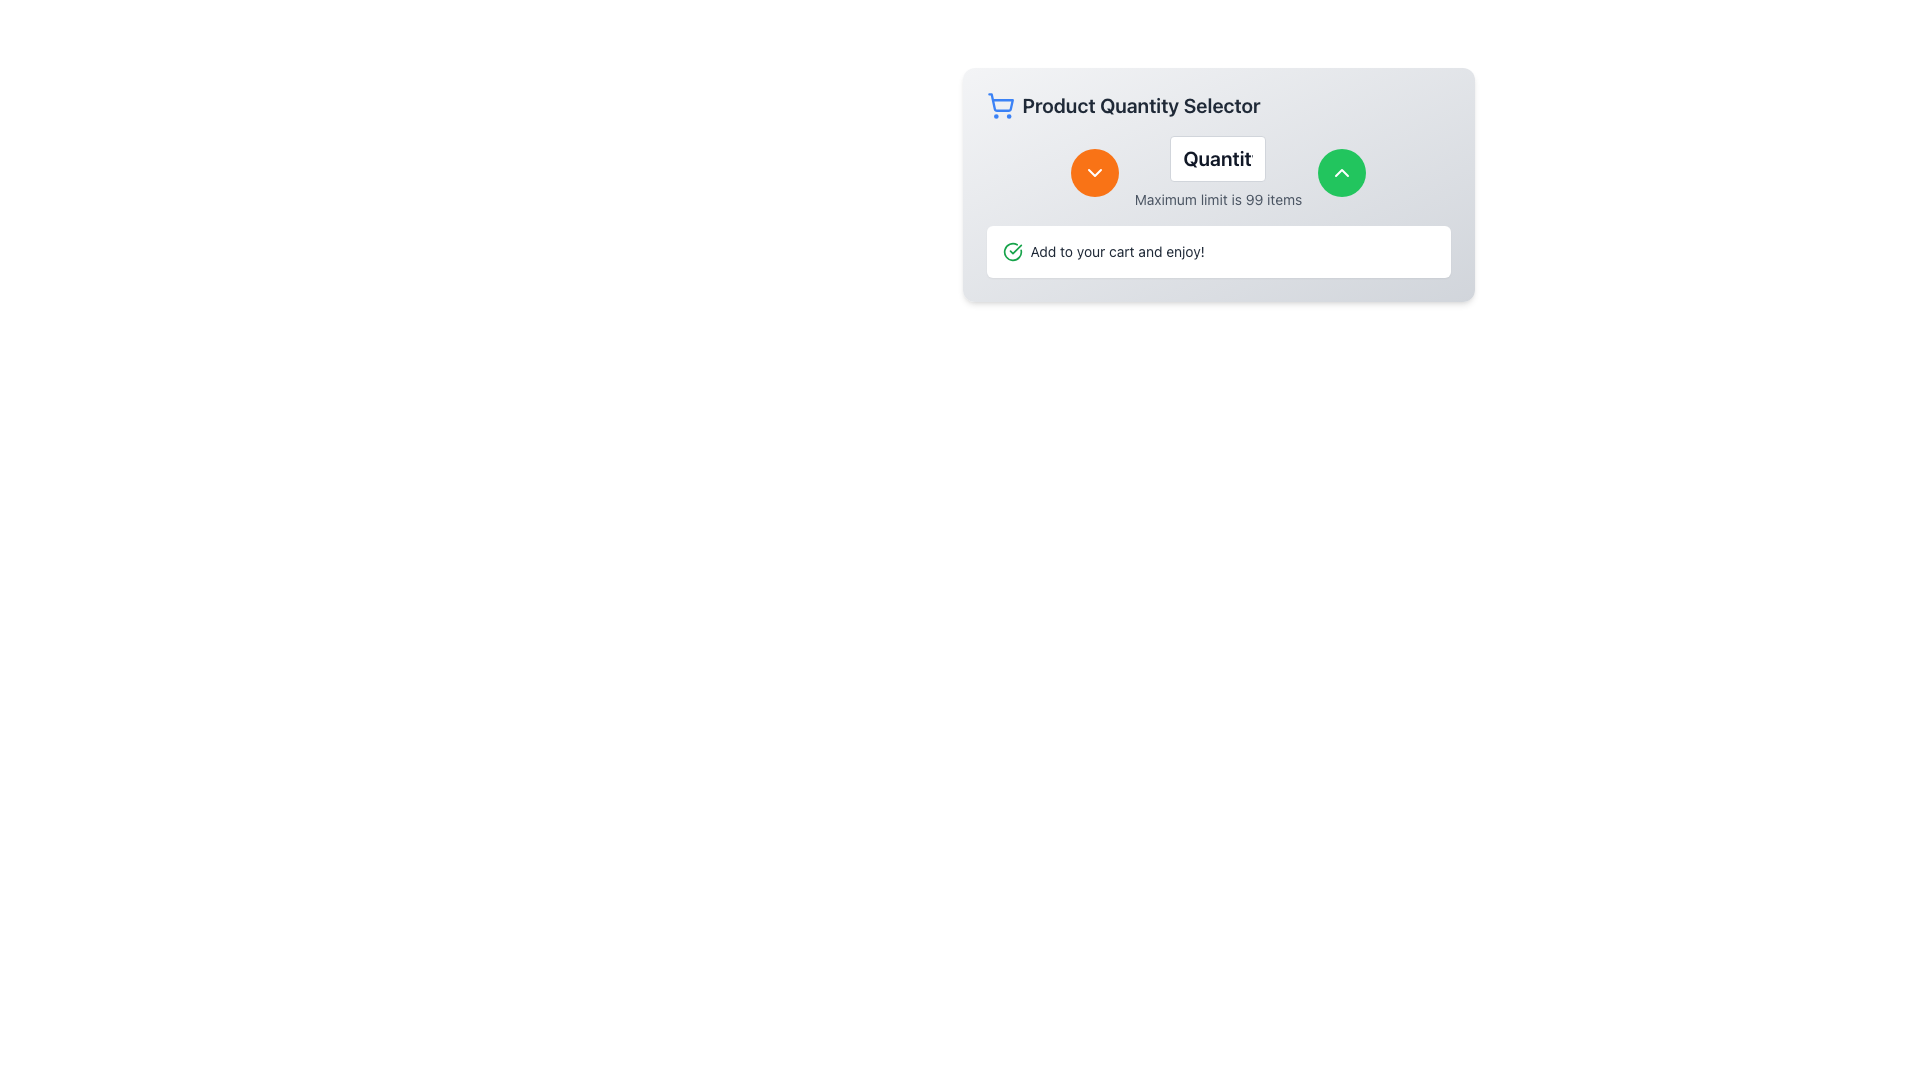 This screenshot has width=1920, height=1080. Describe the element at coordinates (1342, 172) in the screenshot. I see `the button located on the rightmost side of the row containing the quantity selector to increase the quantity of the selected item` at that location.